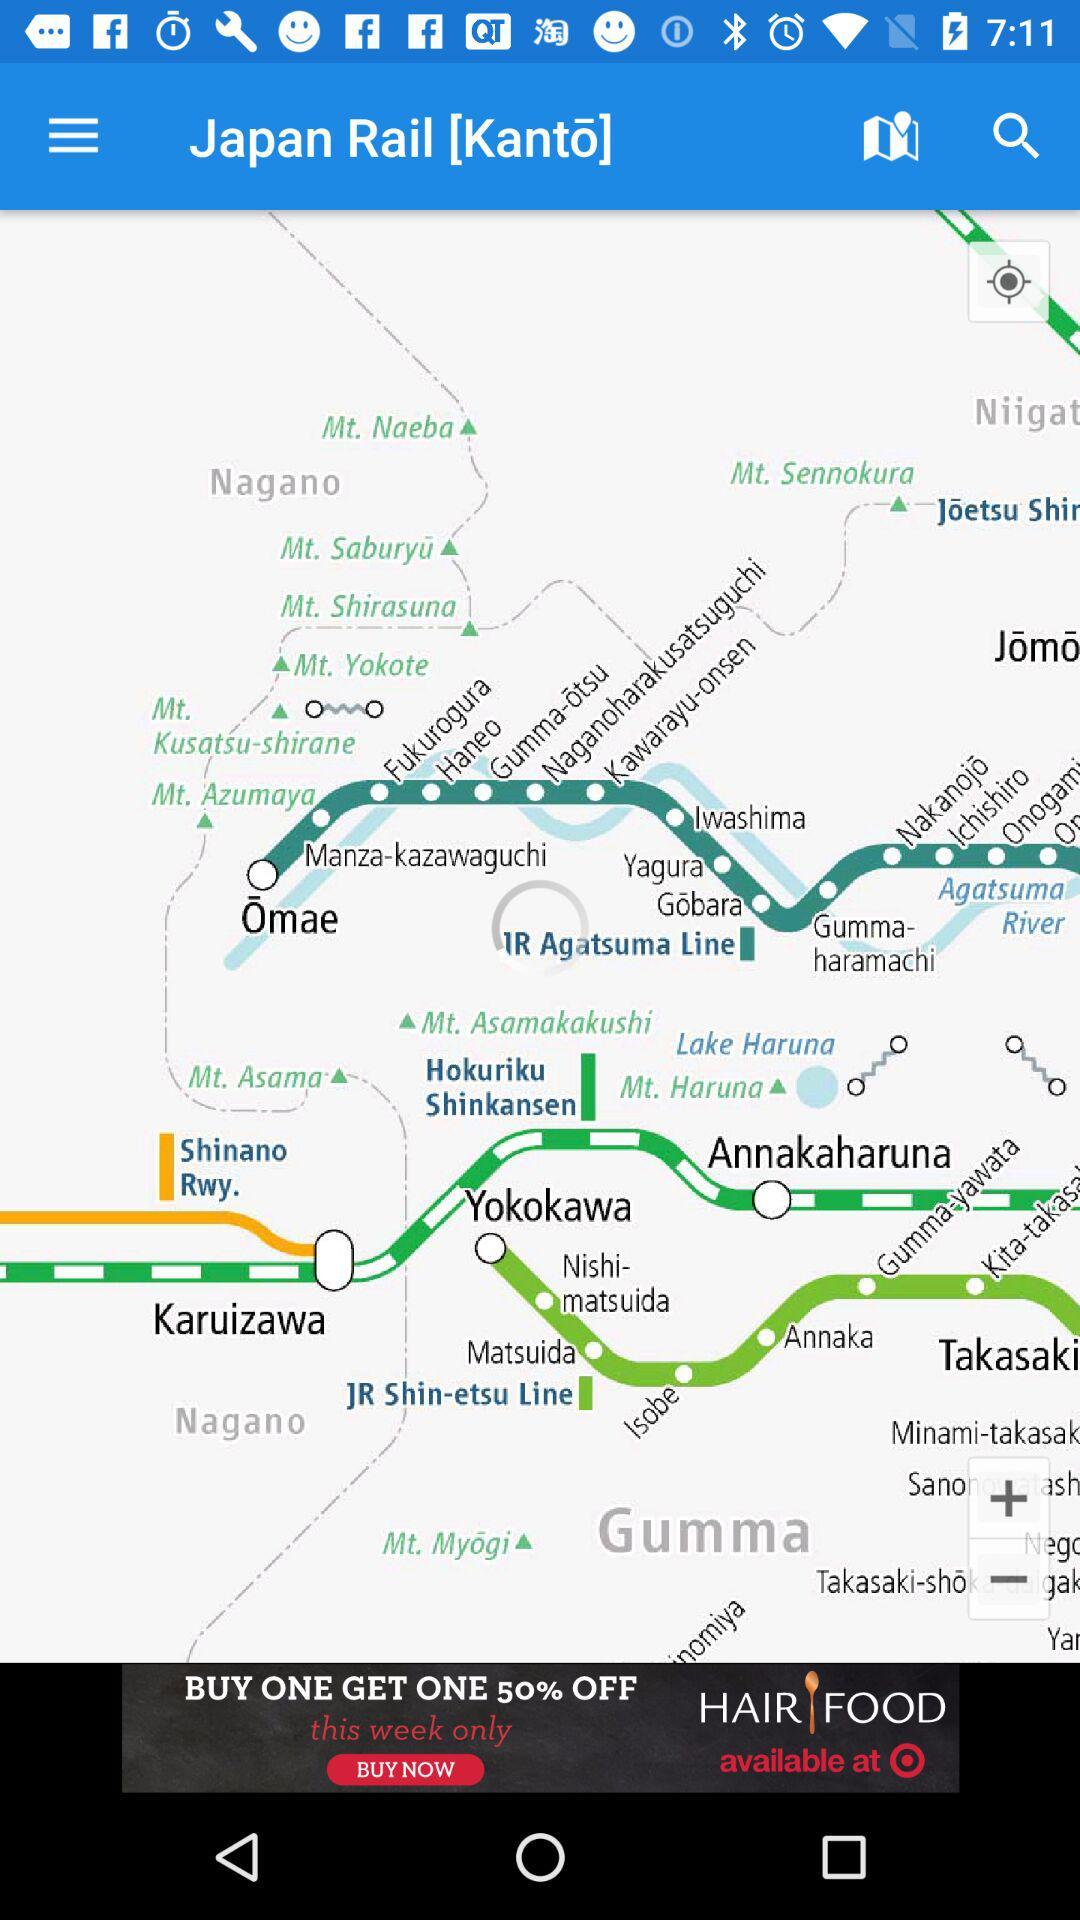 This screenshot has width=1080, height=1920. Describe the element at coordinates (1008, 1497) in the screenshot. I see `the add icon` at that location.